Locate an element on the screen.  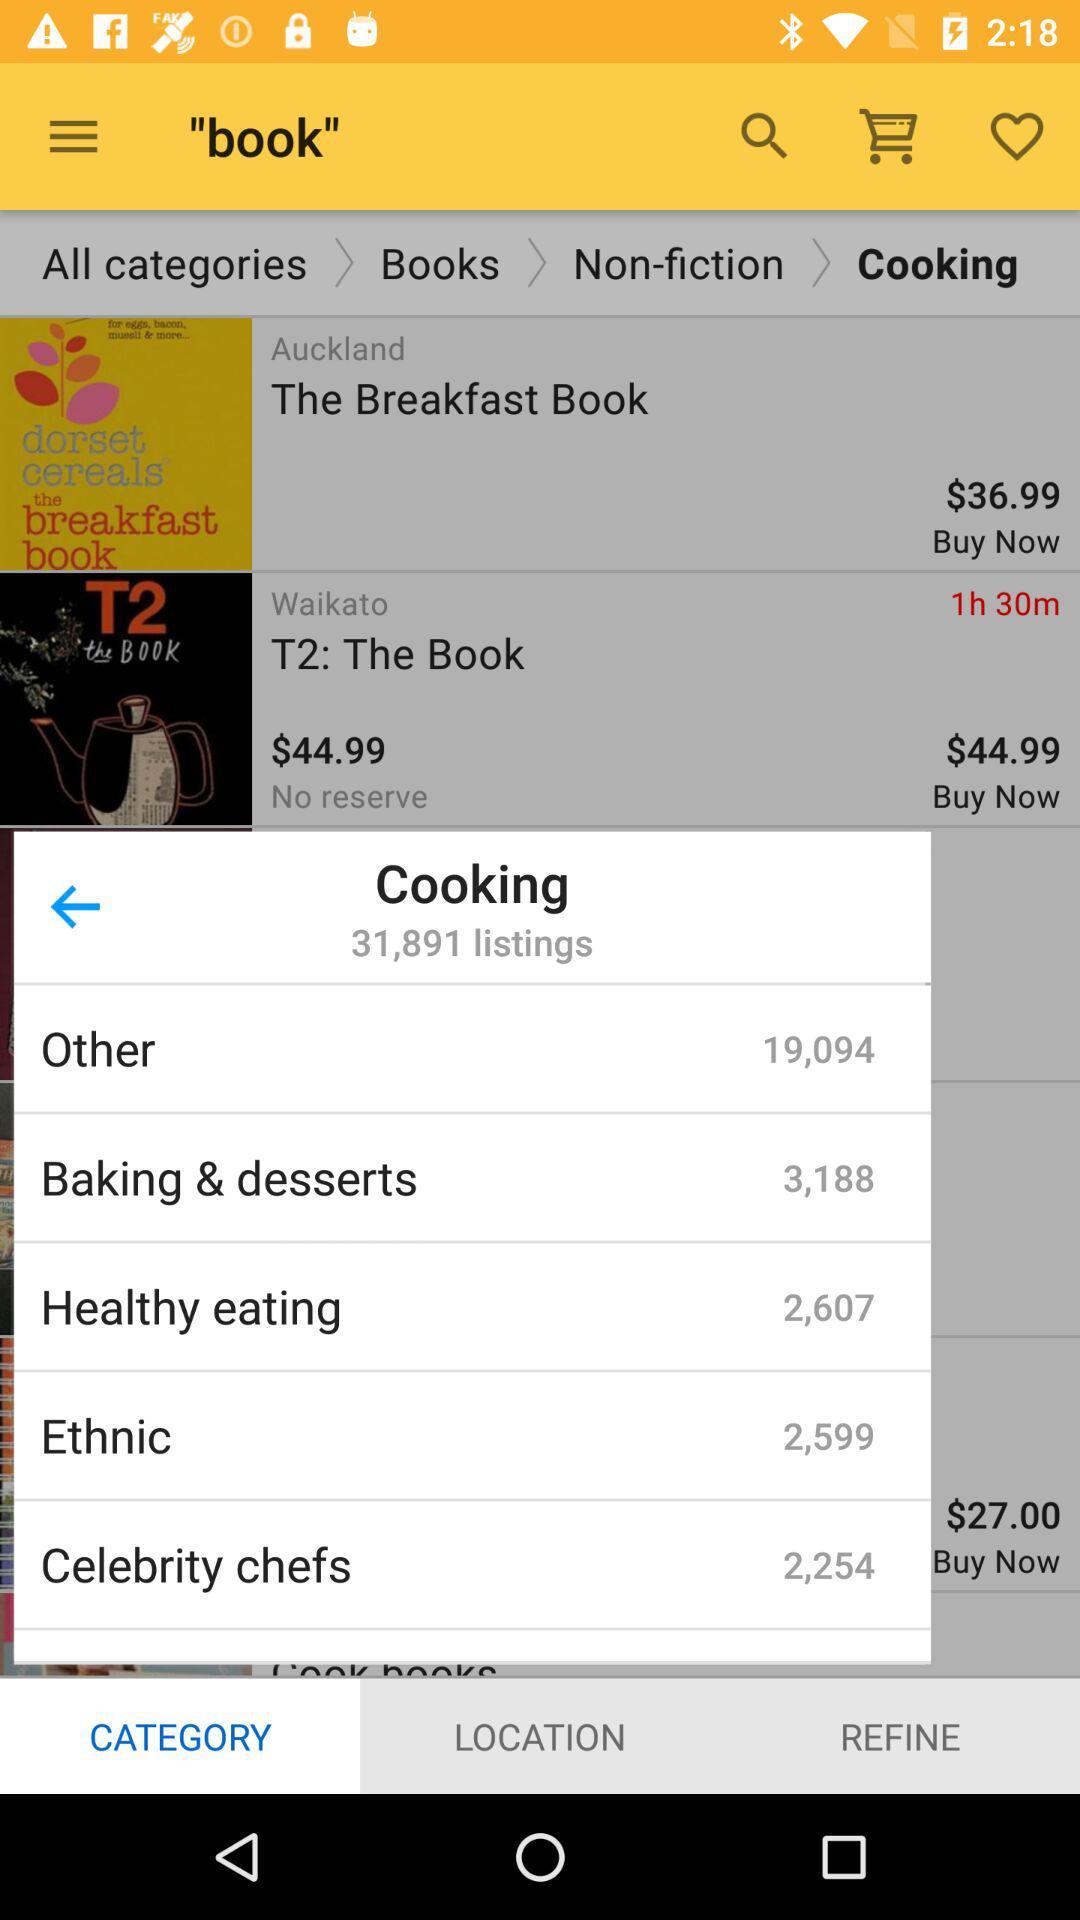
item above the celebrity chefs is located at coordinates (410, 1434).